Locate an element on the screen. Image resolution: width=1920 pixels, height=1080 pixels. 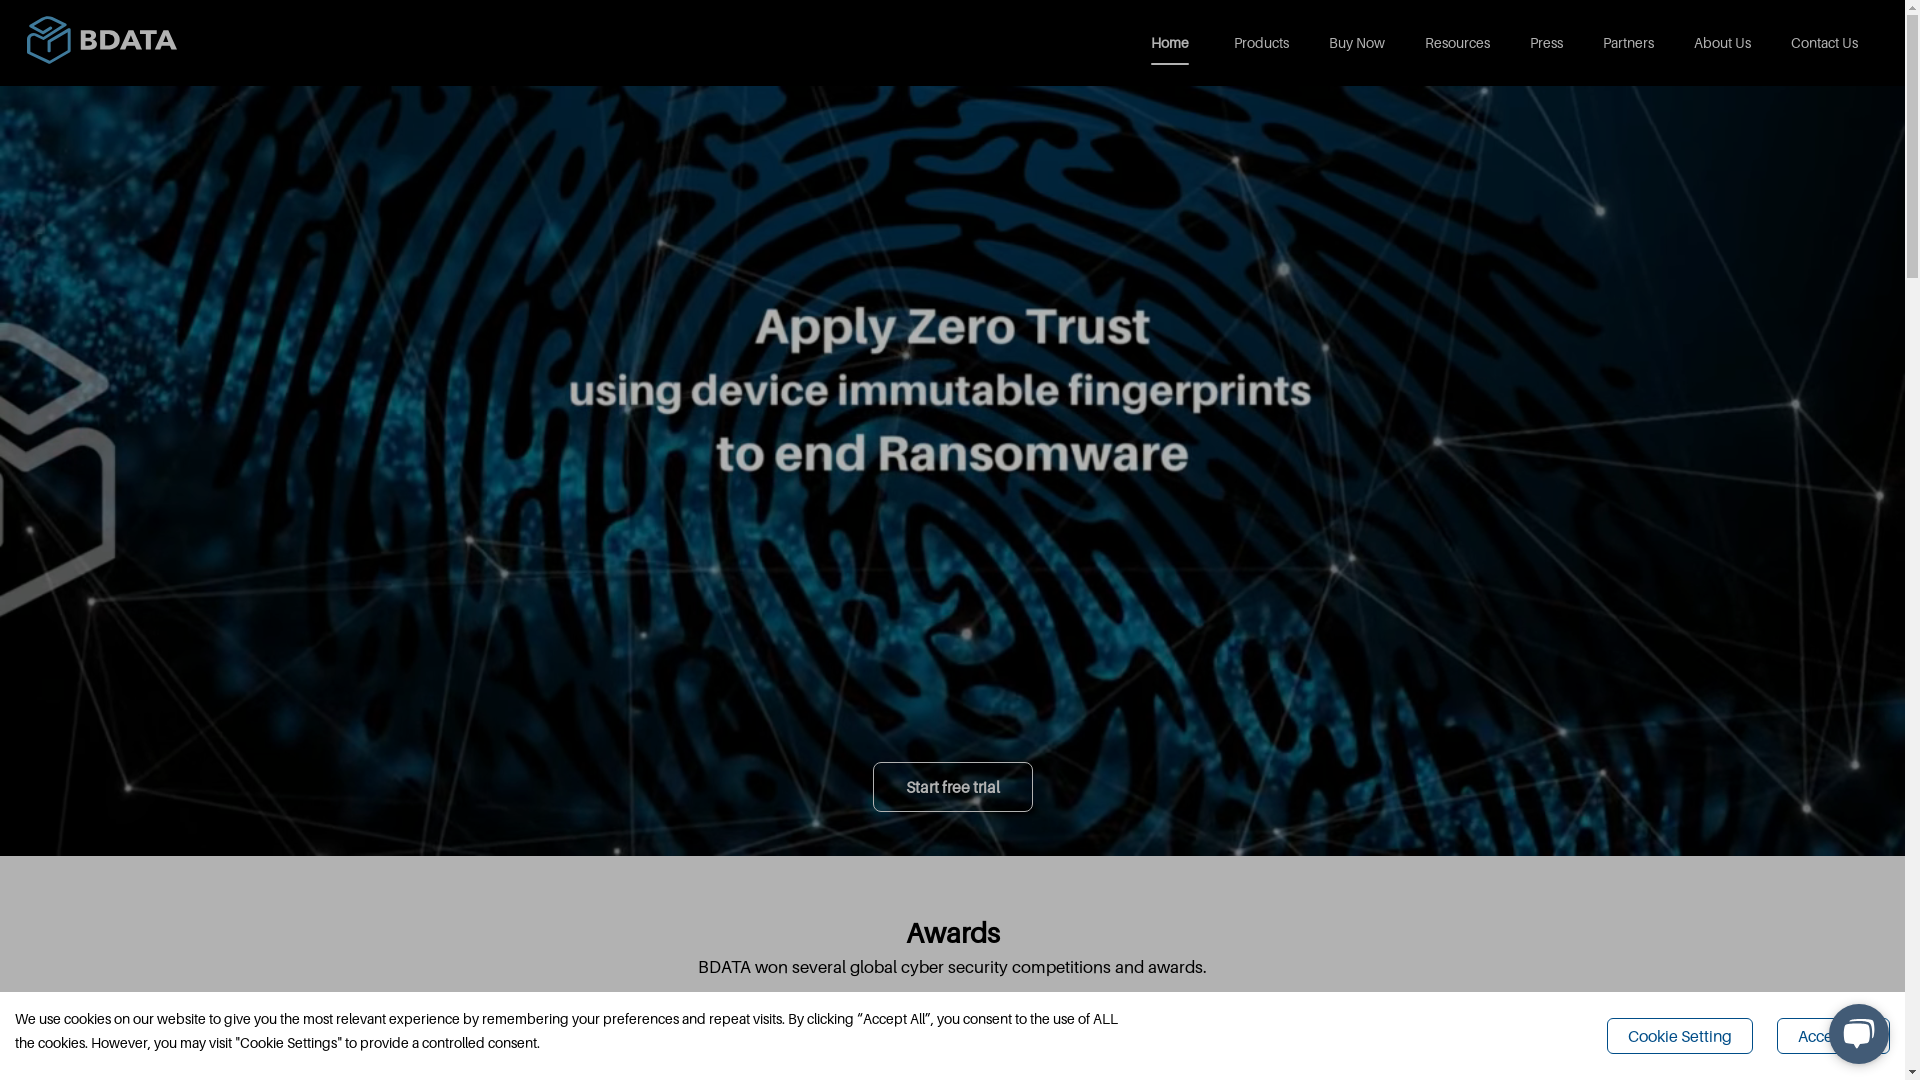
'Contact Us' is located at coordinates (1824, 42).